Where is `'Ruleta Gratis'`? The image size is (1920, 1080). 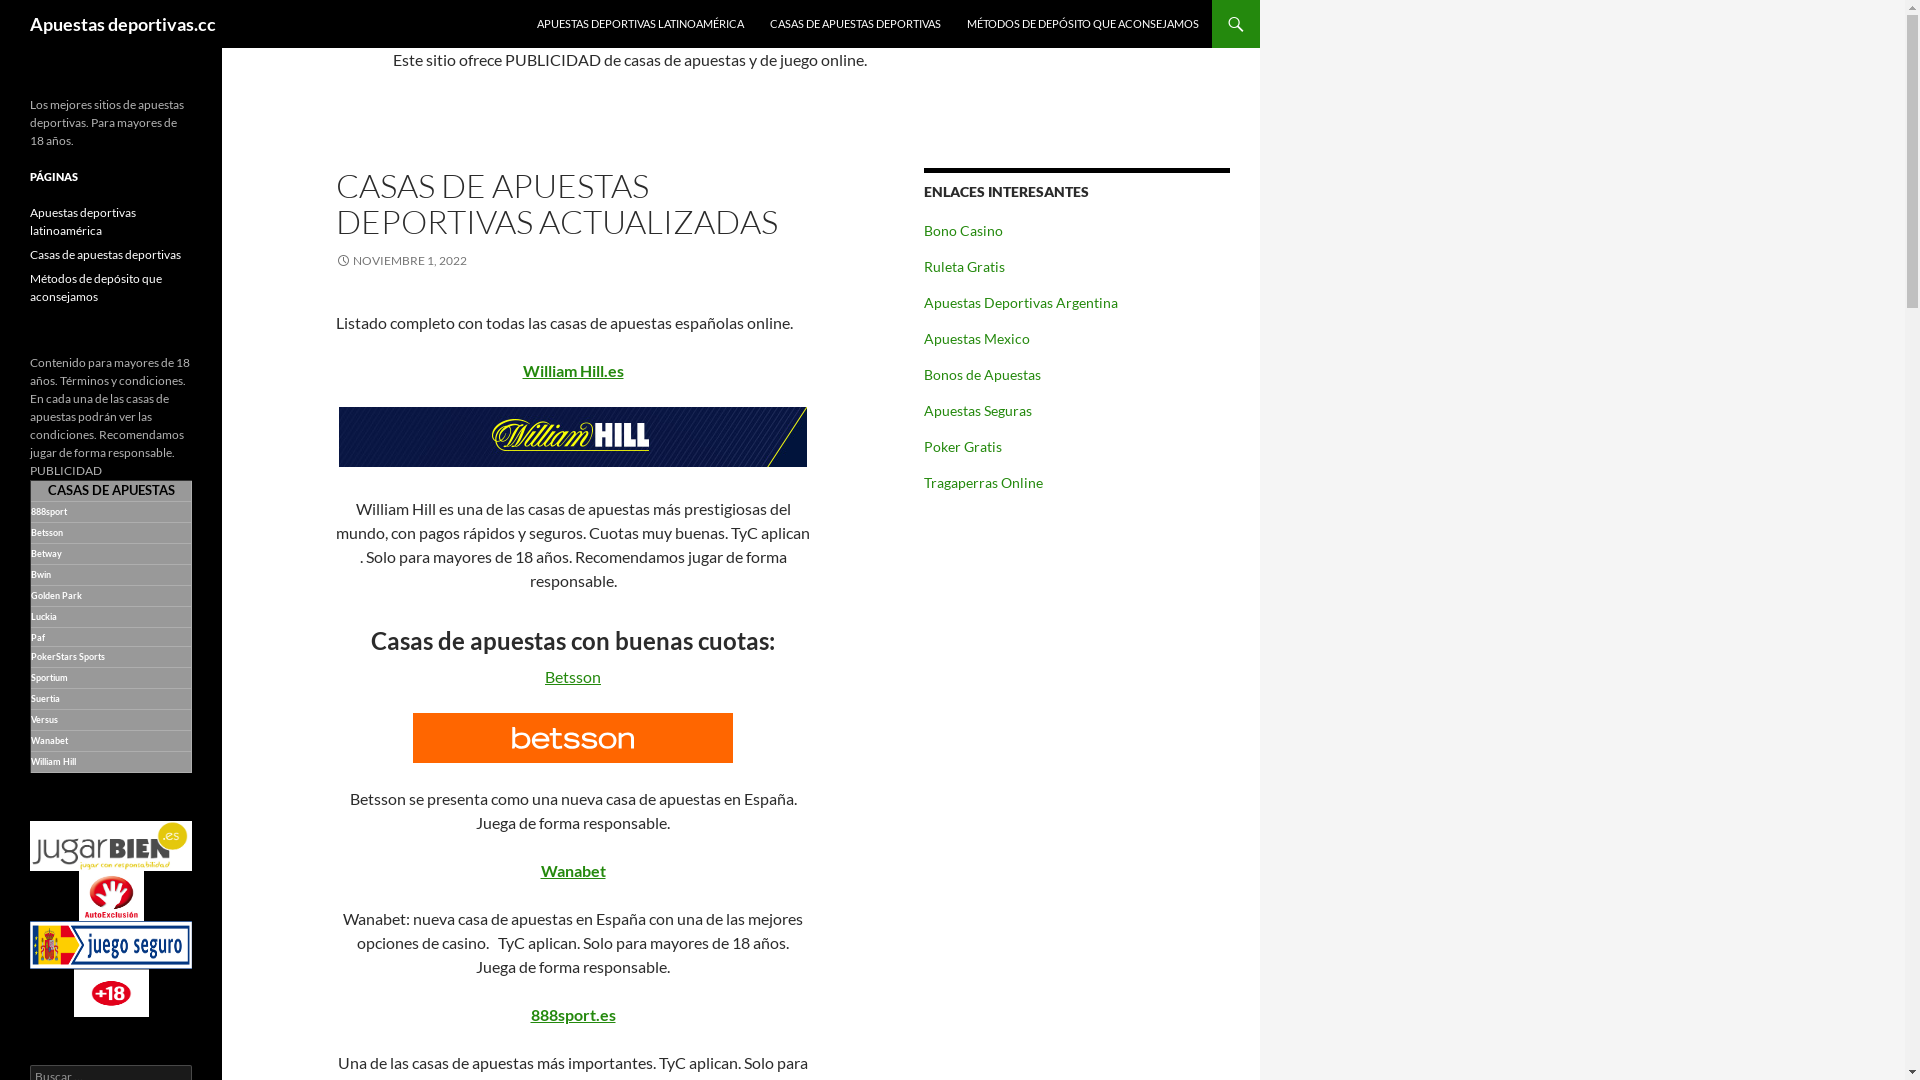
'Ruleta Gratis' is located at coordinates (964, 265).